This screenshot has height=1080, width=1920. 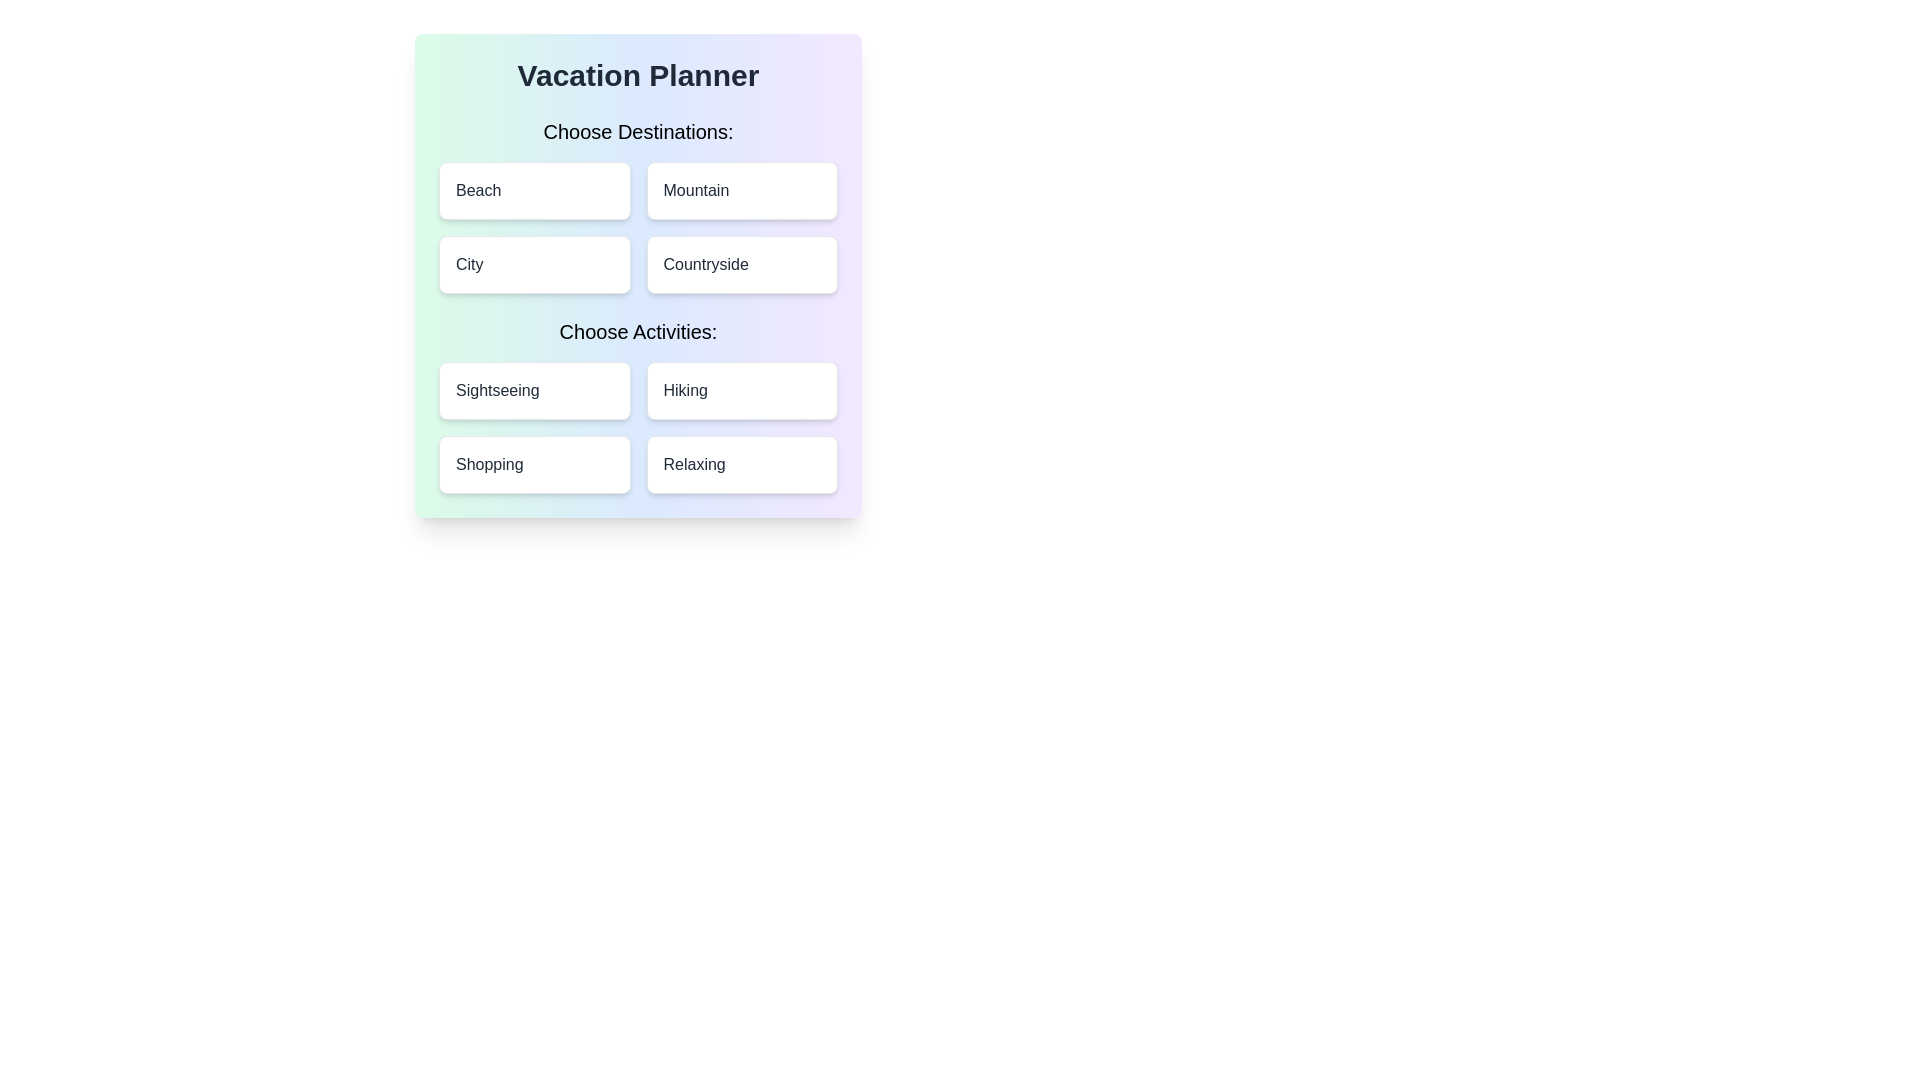 What do you see at coordinates (637, 330) in the screenshot?
I see `the header text displaying 'Choose Activities:' which is located above the grid of buttons in a card-styled layout` at bounding box center [637, 330].